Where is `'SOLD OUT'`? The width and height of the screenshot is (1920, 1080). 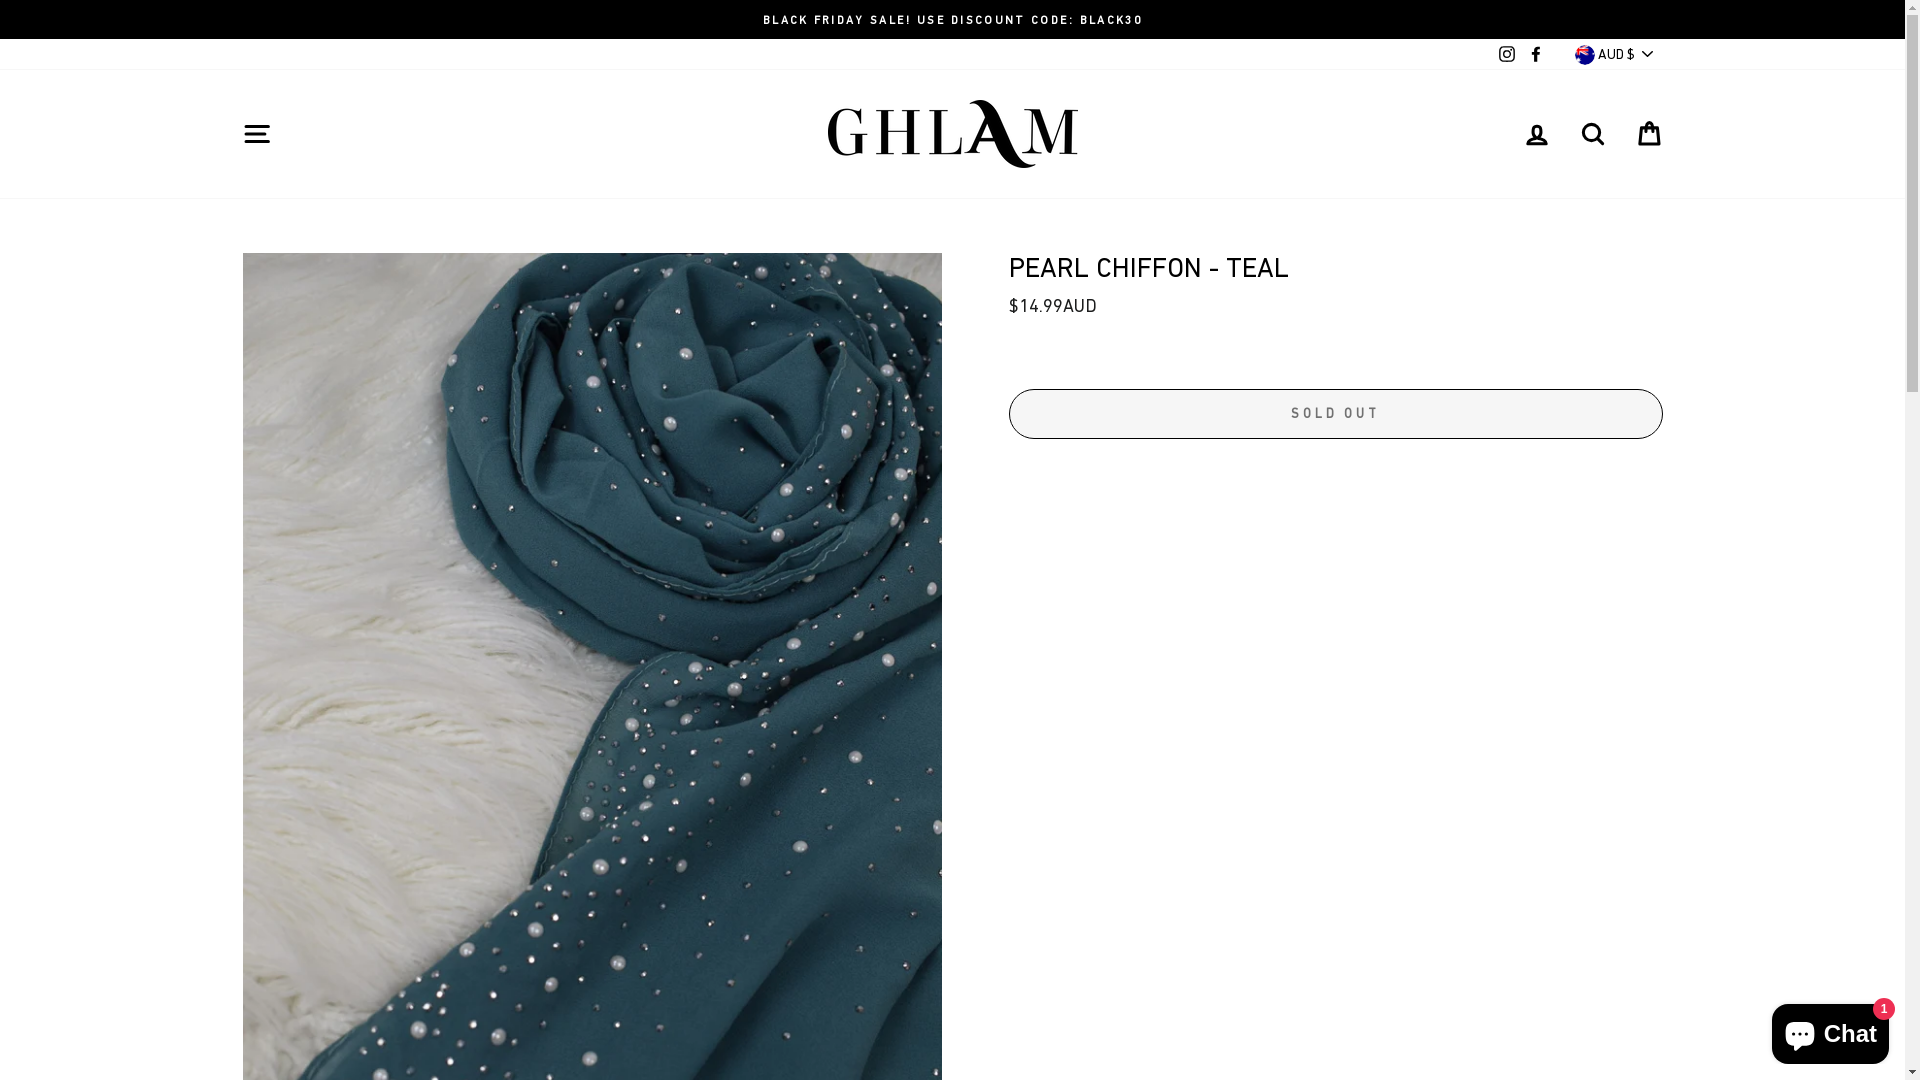
'SOLD OUT' is located at coordinates (1334, 412).